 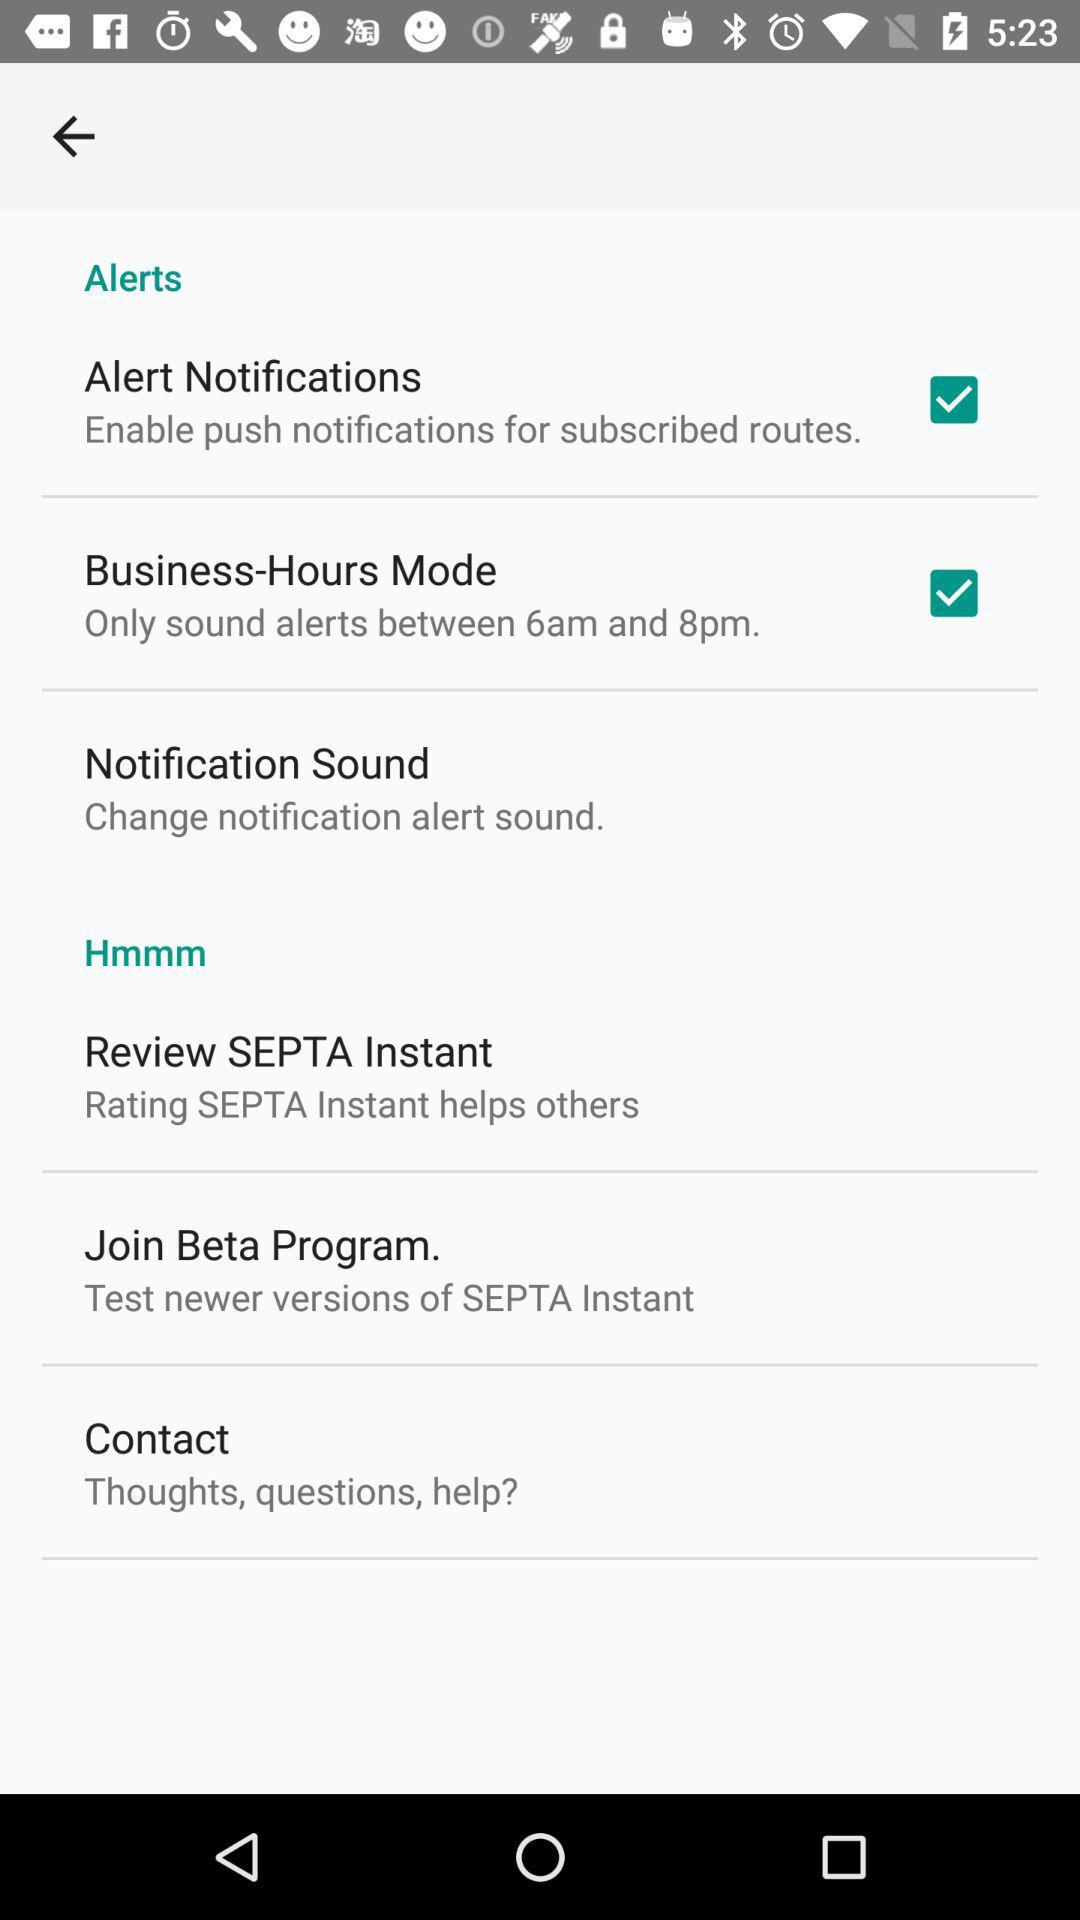 What do you see at coordinates (421, 620) in the screenshot?
I see `the only sound alerts icon` at bounding box center [421, 620].